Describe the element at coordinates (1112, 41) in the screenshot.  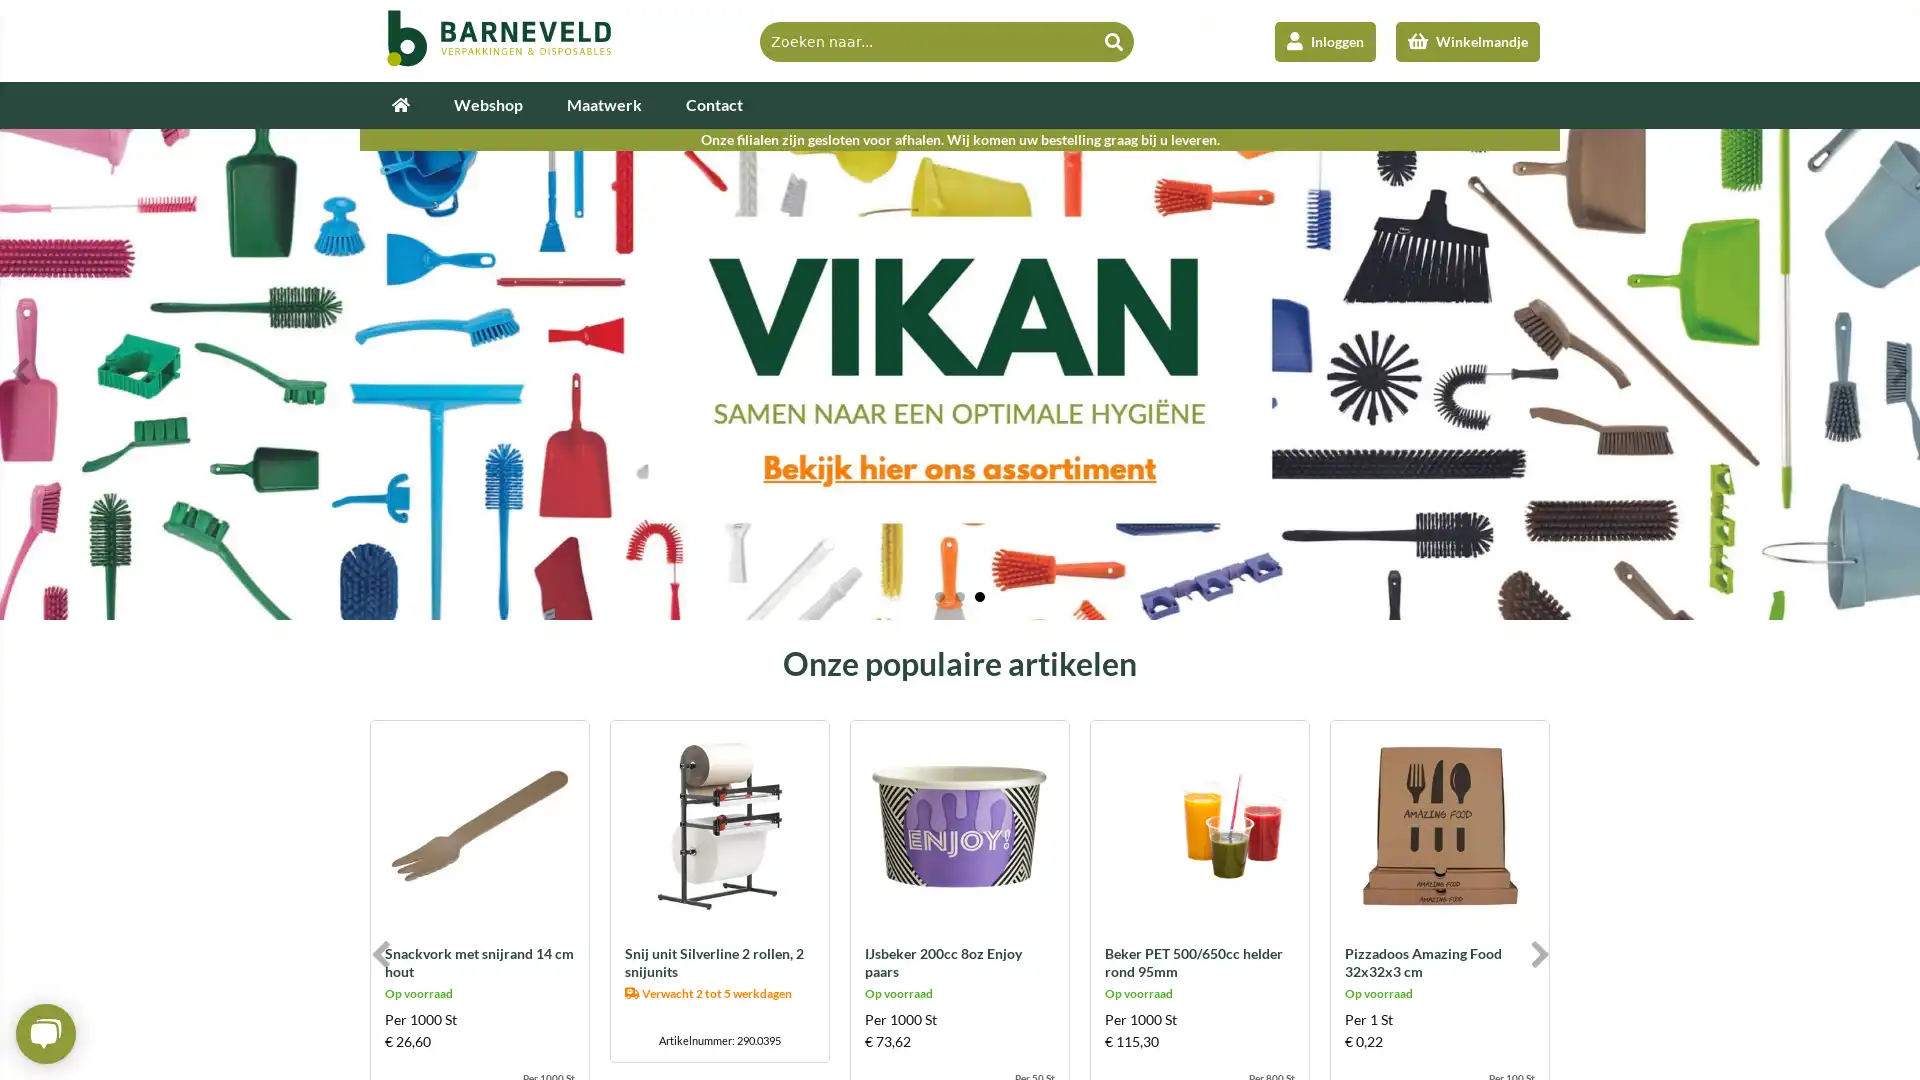
I see `Zoeken naar...` at that location.